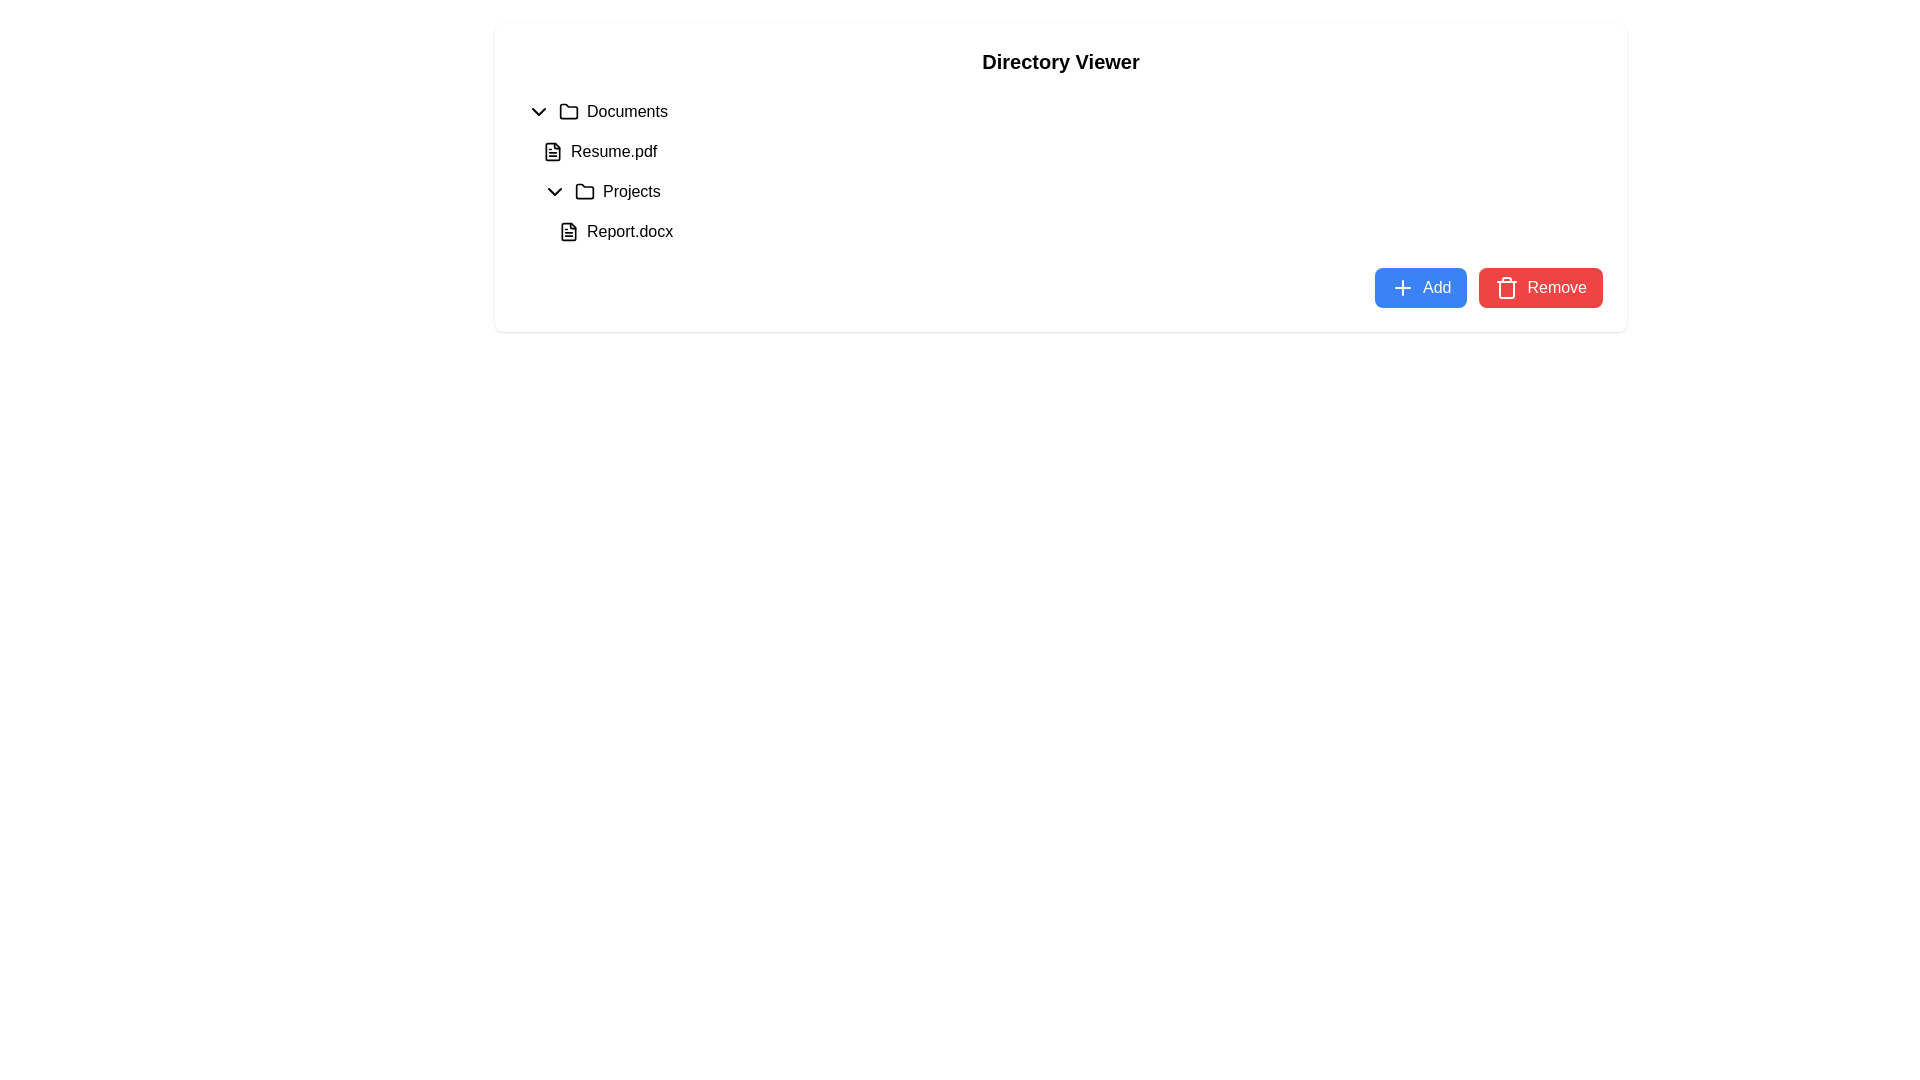 The image size is (1920, 1080). What do you see at coordinates (538, 111) in the screenshot?
I see `the Chevron icon` at bounding box center [538, 111].